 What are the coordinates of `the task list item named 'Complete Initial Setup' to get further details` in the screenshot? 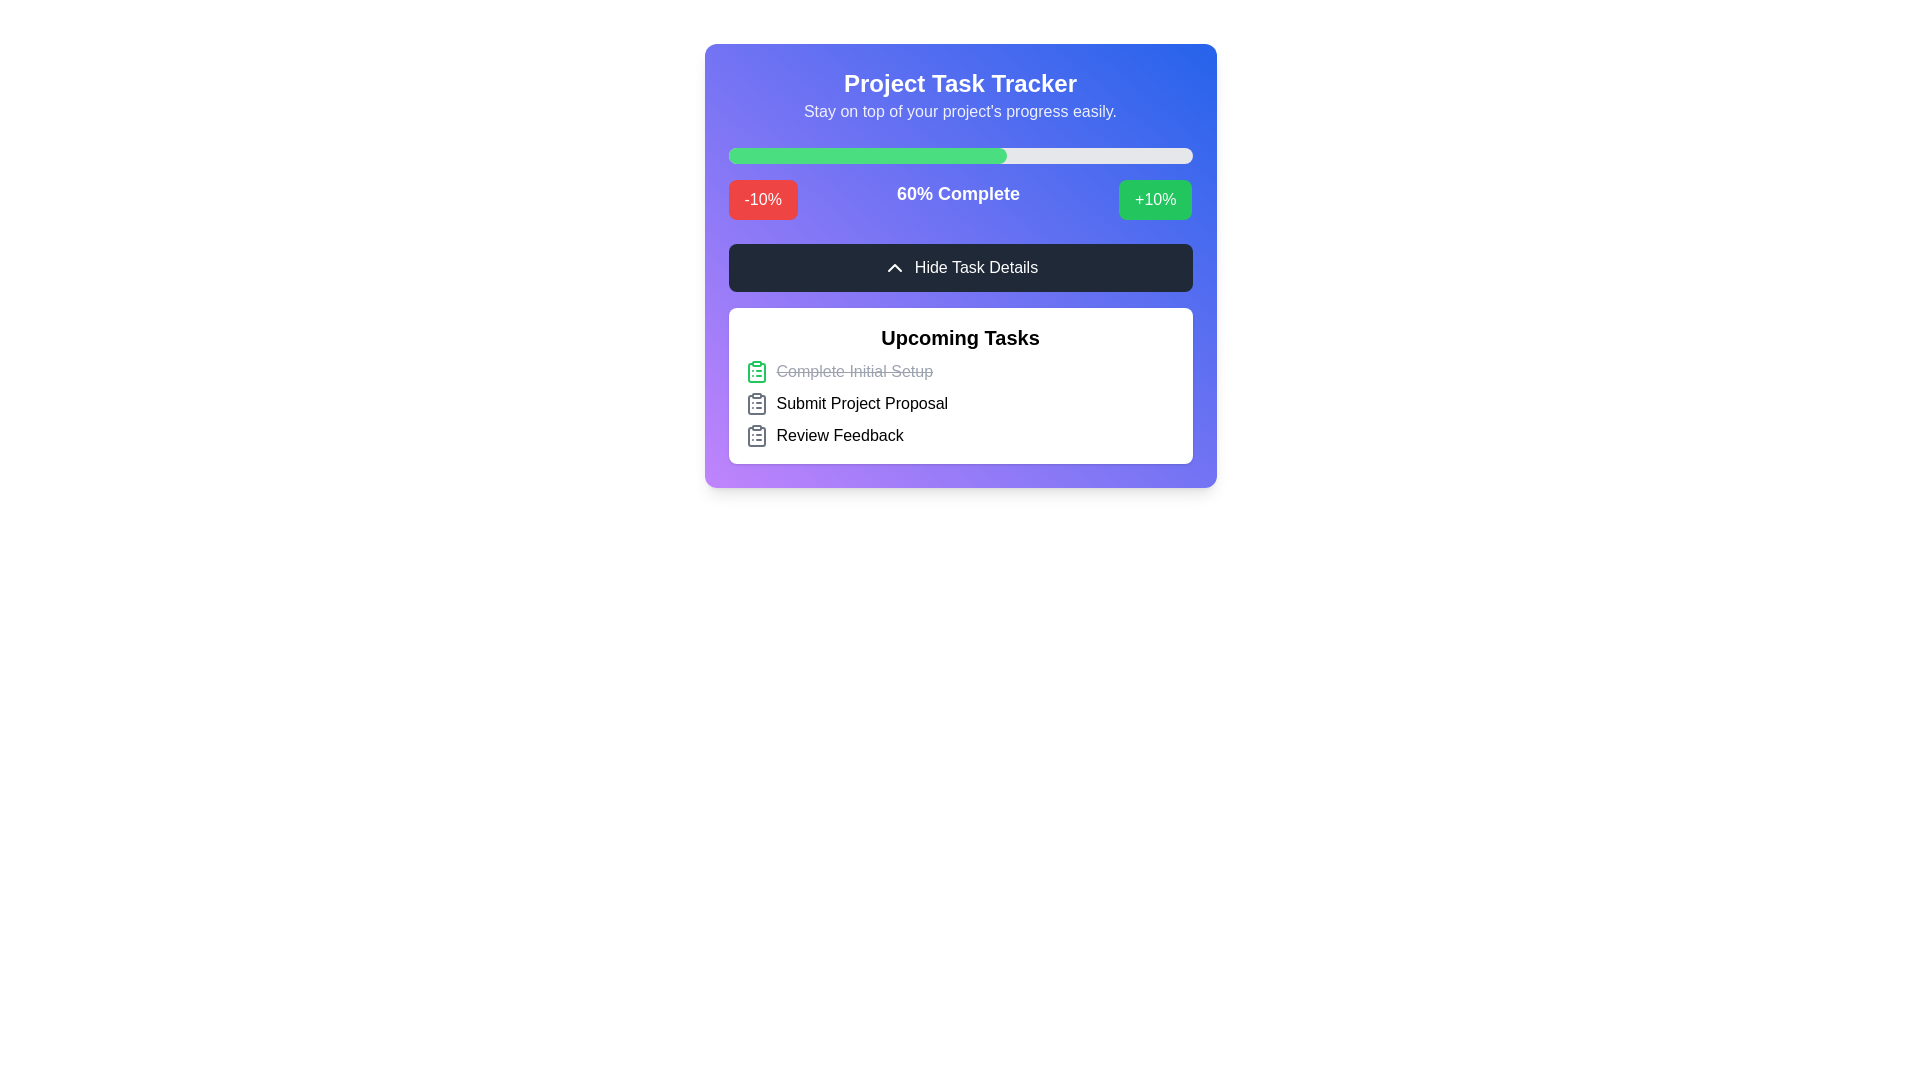 It's located at (960, 371).